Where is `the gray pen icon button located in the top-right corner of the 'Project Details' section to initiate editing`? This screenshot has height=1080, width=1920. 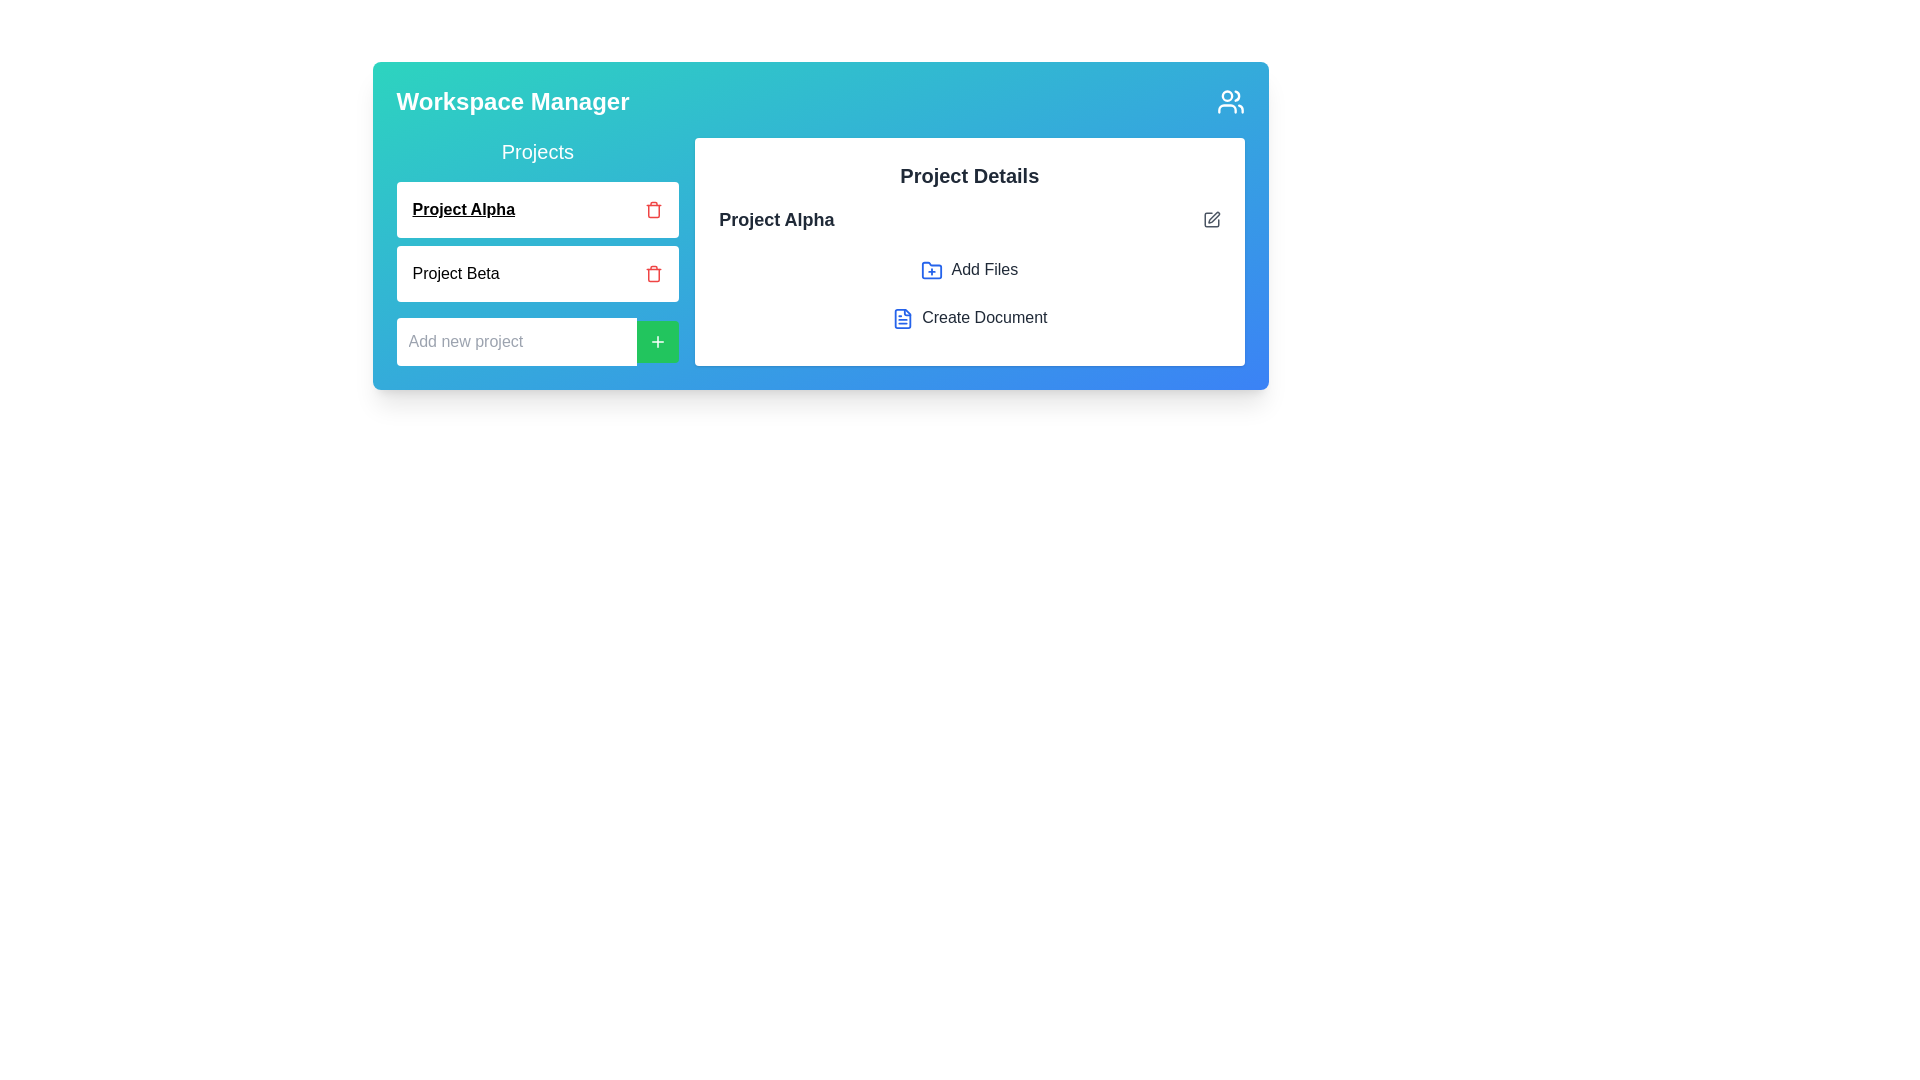
the gray pen icon button located in the top-right corner of the 'Project Details' section to initiate editing is located at coordinates (1210, 219).